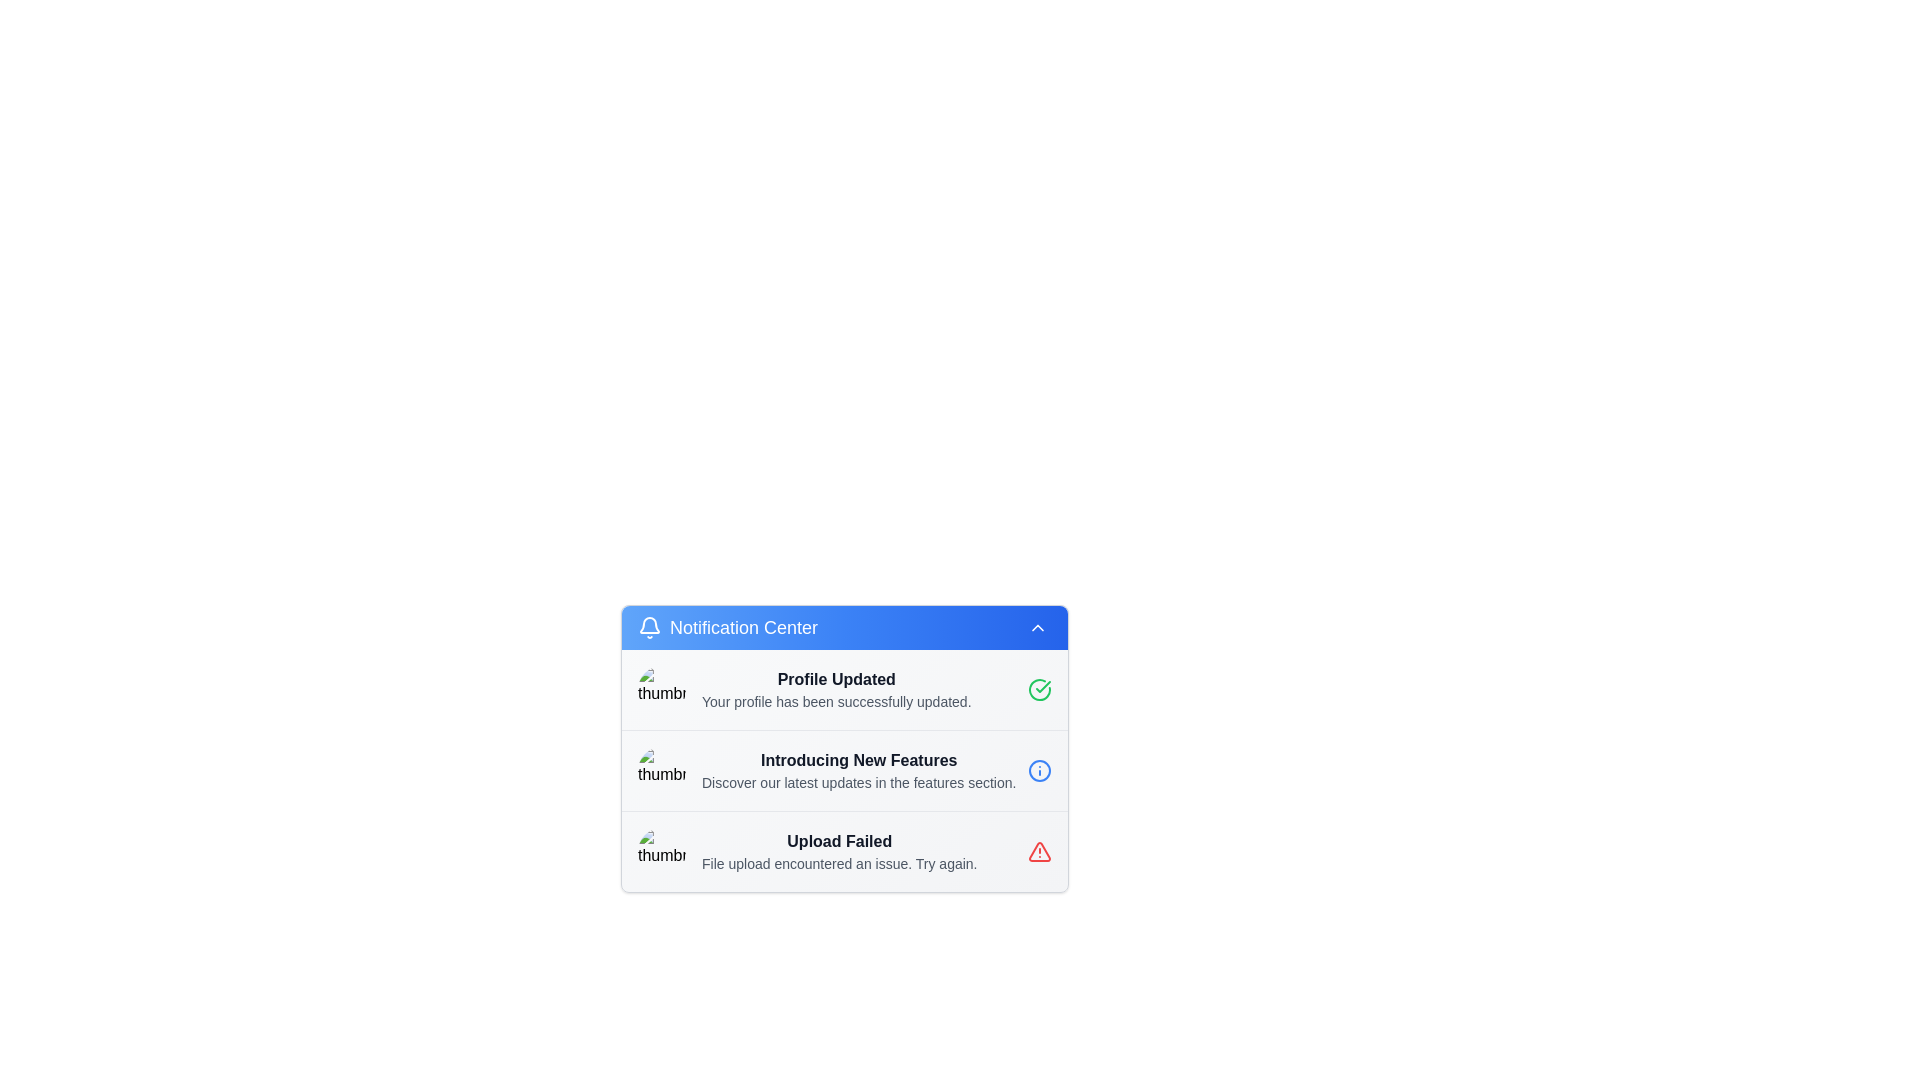 Image resolution: width=1920 pixels, height=1080 pixels. I want to click on error message from the text block indicating an unsuccessful file upload, which is the third notification in the Notification Center, so click(839, 852).